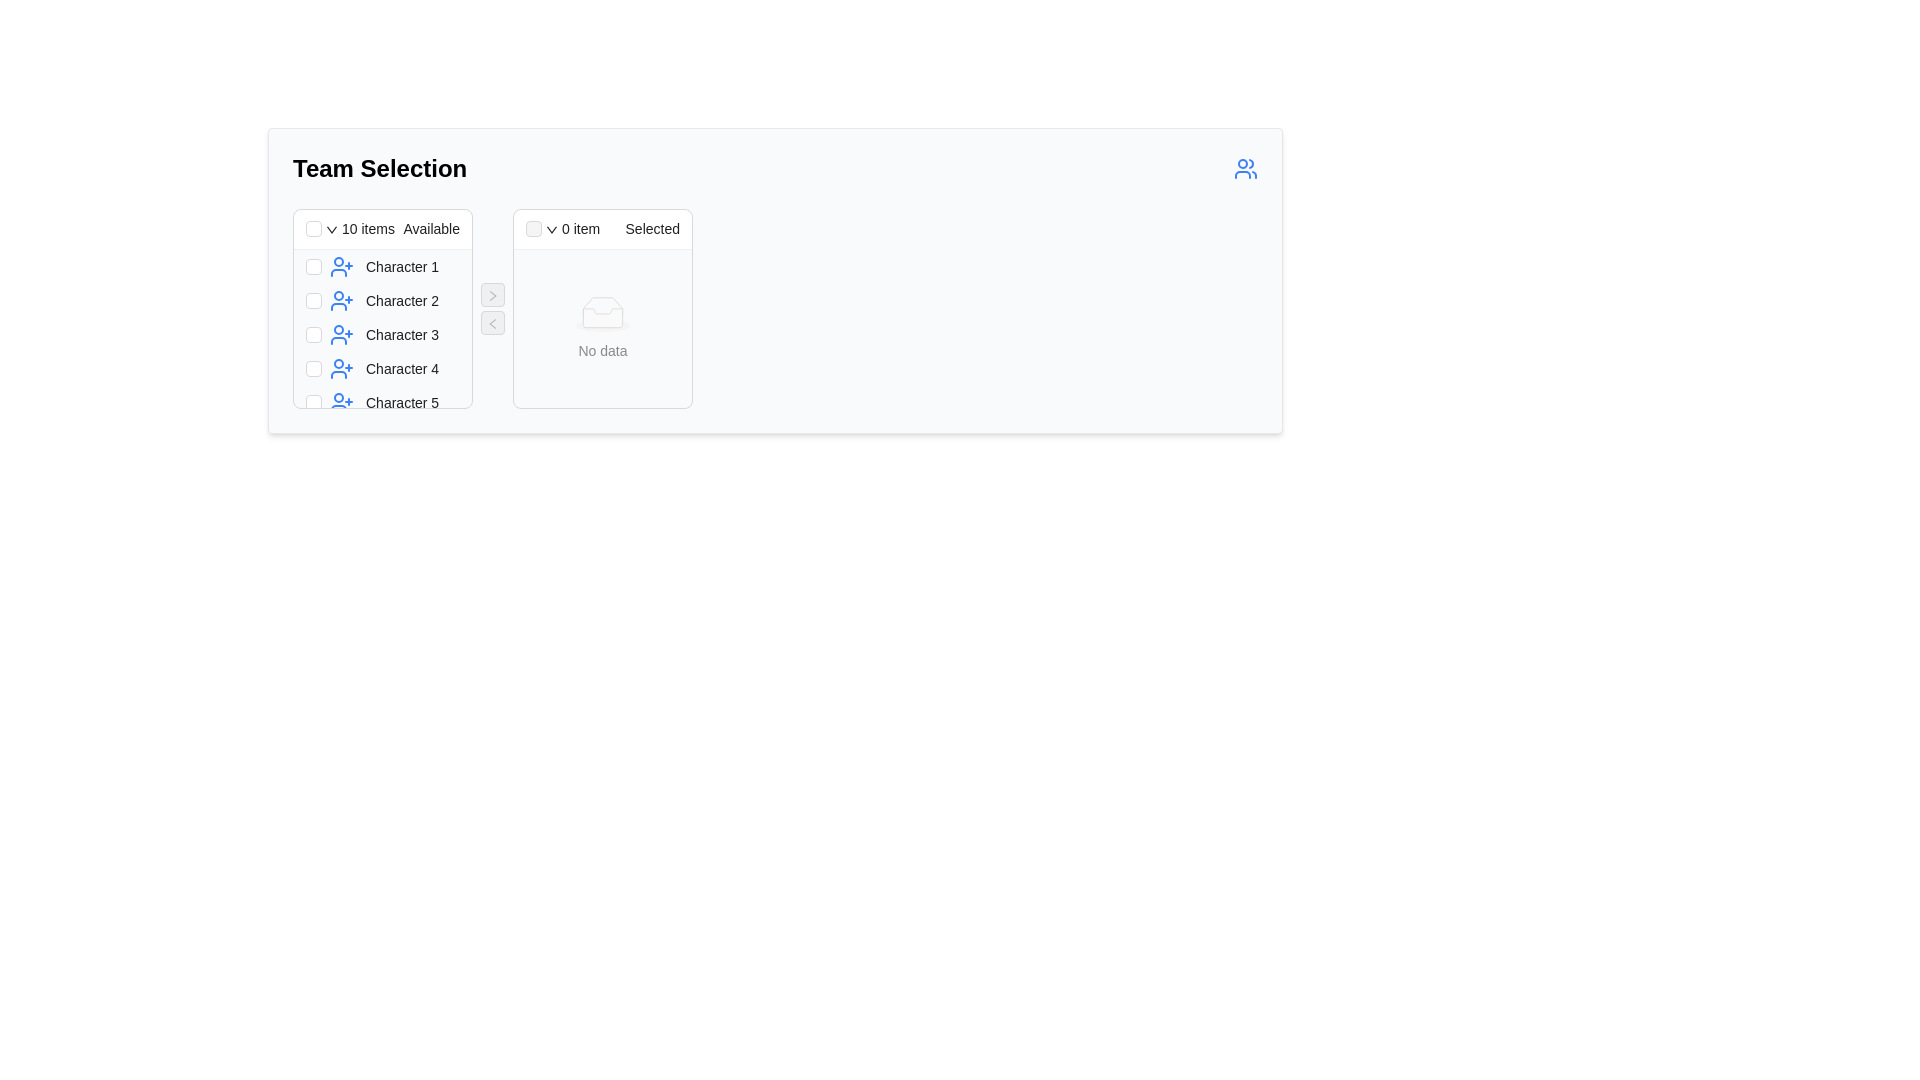 This screenshot has width=1920, height=1080. I want to click on the checkbox in the fifth row of the 'Team Selection' interface, so click(383, 402).